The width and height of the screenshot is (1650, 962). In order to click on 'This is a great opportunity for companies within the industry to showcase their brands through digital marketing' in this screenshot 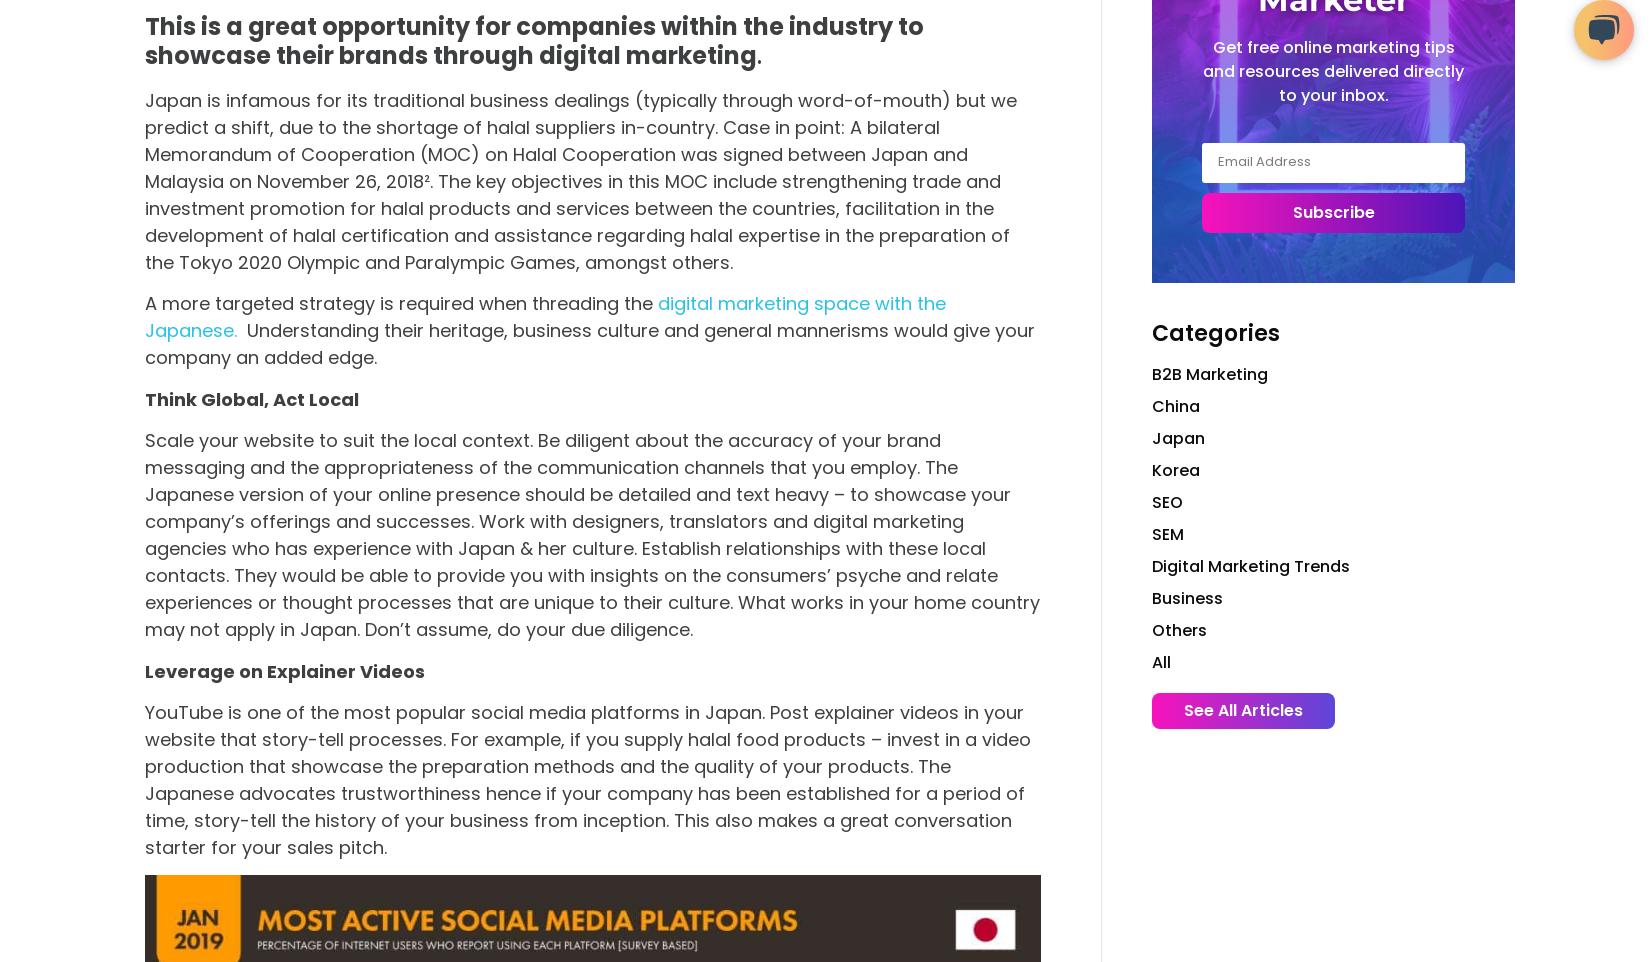, I will do `click(533, 39)`.